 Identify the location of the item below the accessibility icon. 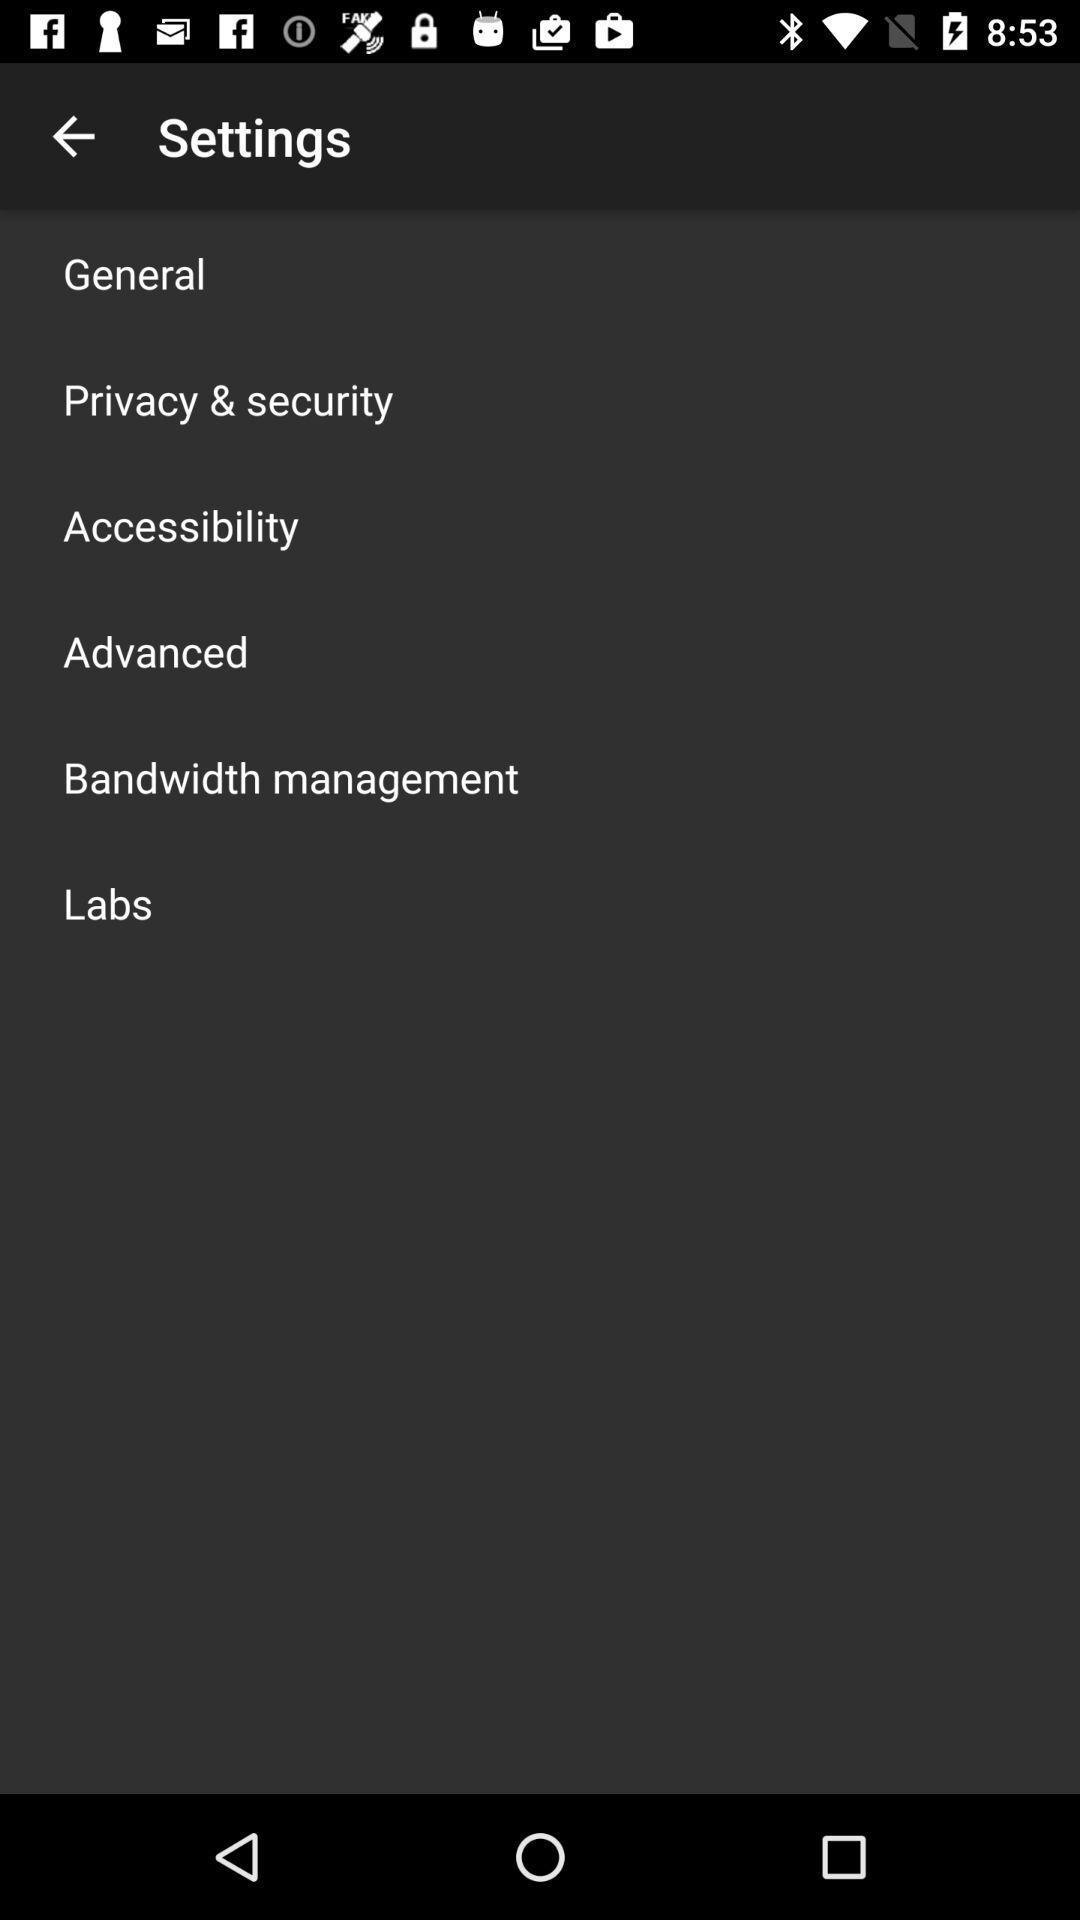
(154, 651).